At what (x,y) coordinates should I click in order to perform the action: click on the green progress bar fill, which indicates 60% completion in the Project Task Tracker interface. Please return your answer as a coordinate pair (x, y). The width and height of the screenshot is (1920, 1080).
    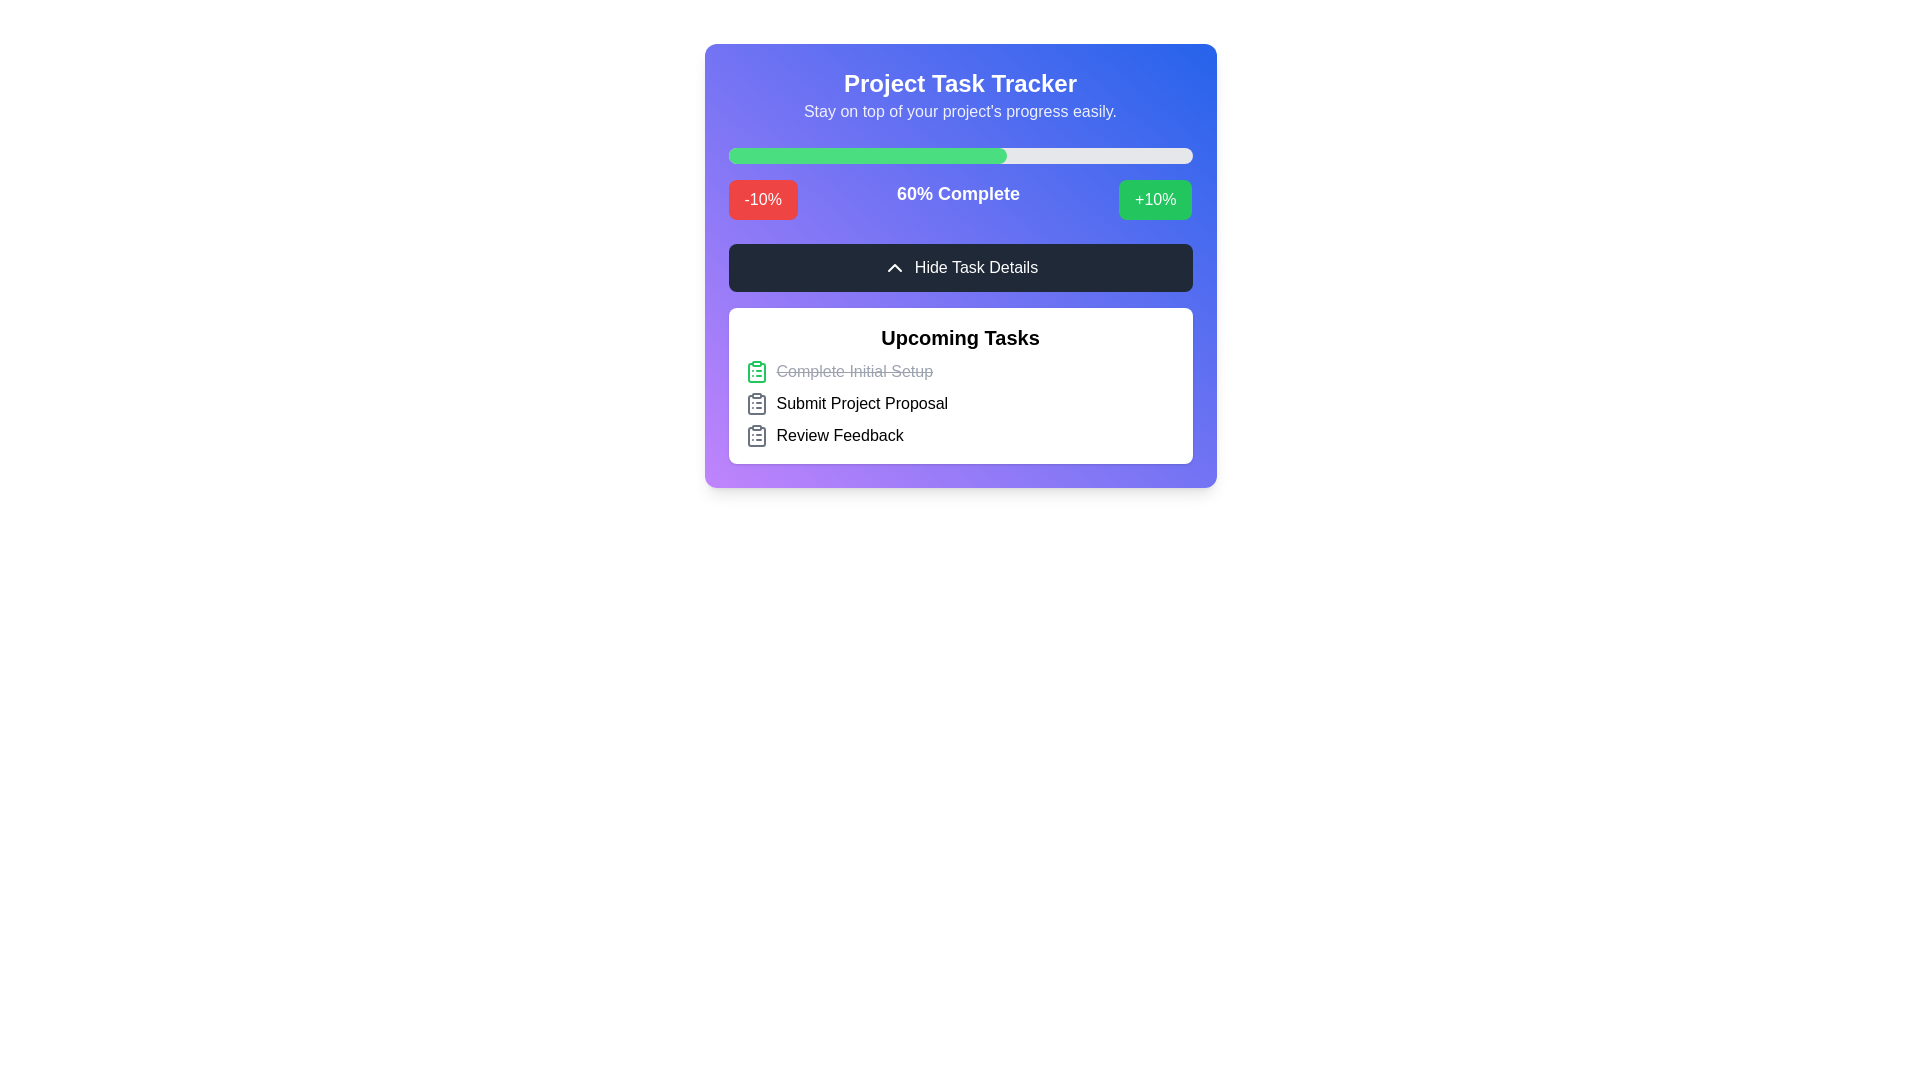
    Looking at the image, I should click on (867, 154).